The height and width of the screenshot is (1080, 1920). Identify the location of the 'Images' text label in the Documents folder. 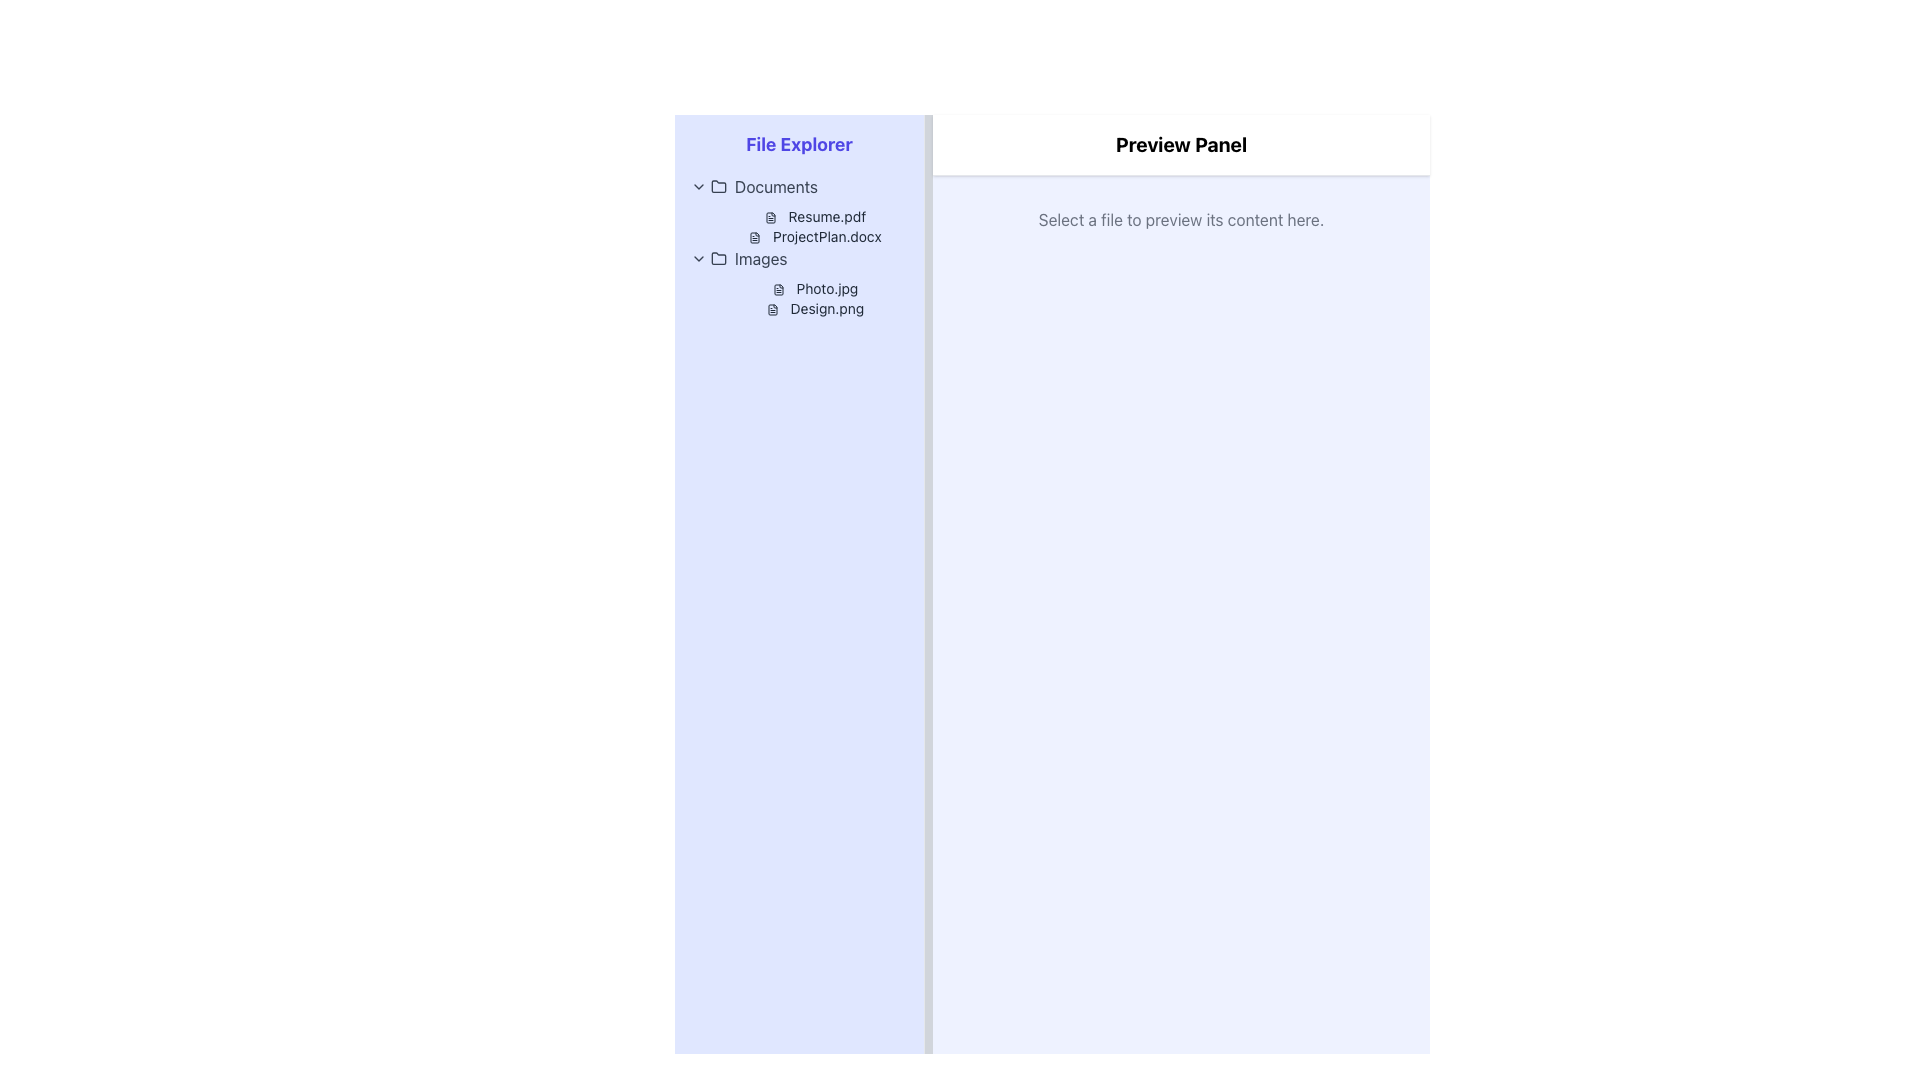
(760, 257).